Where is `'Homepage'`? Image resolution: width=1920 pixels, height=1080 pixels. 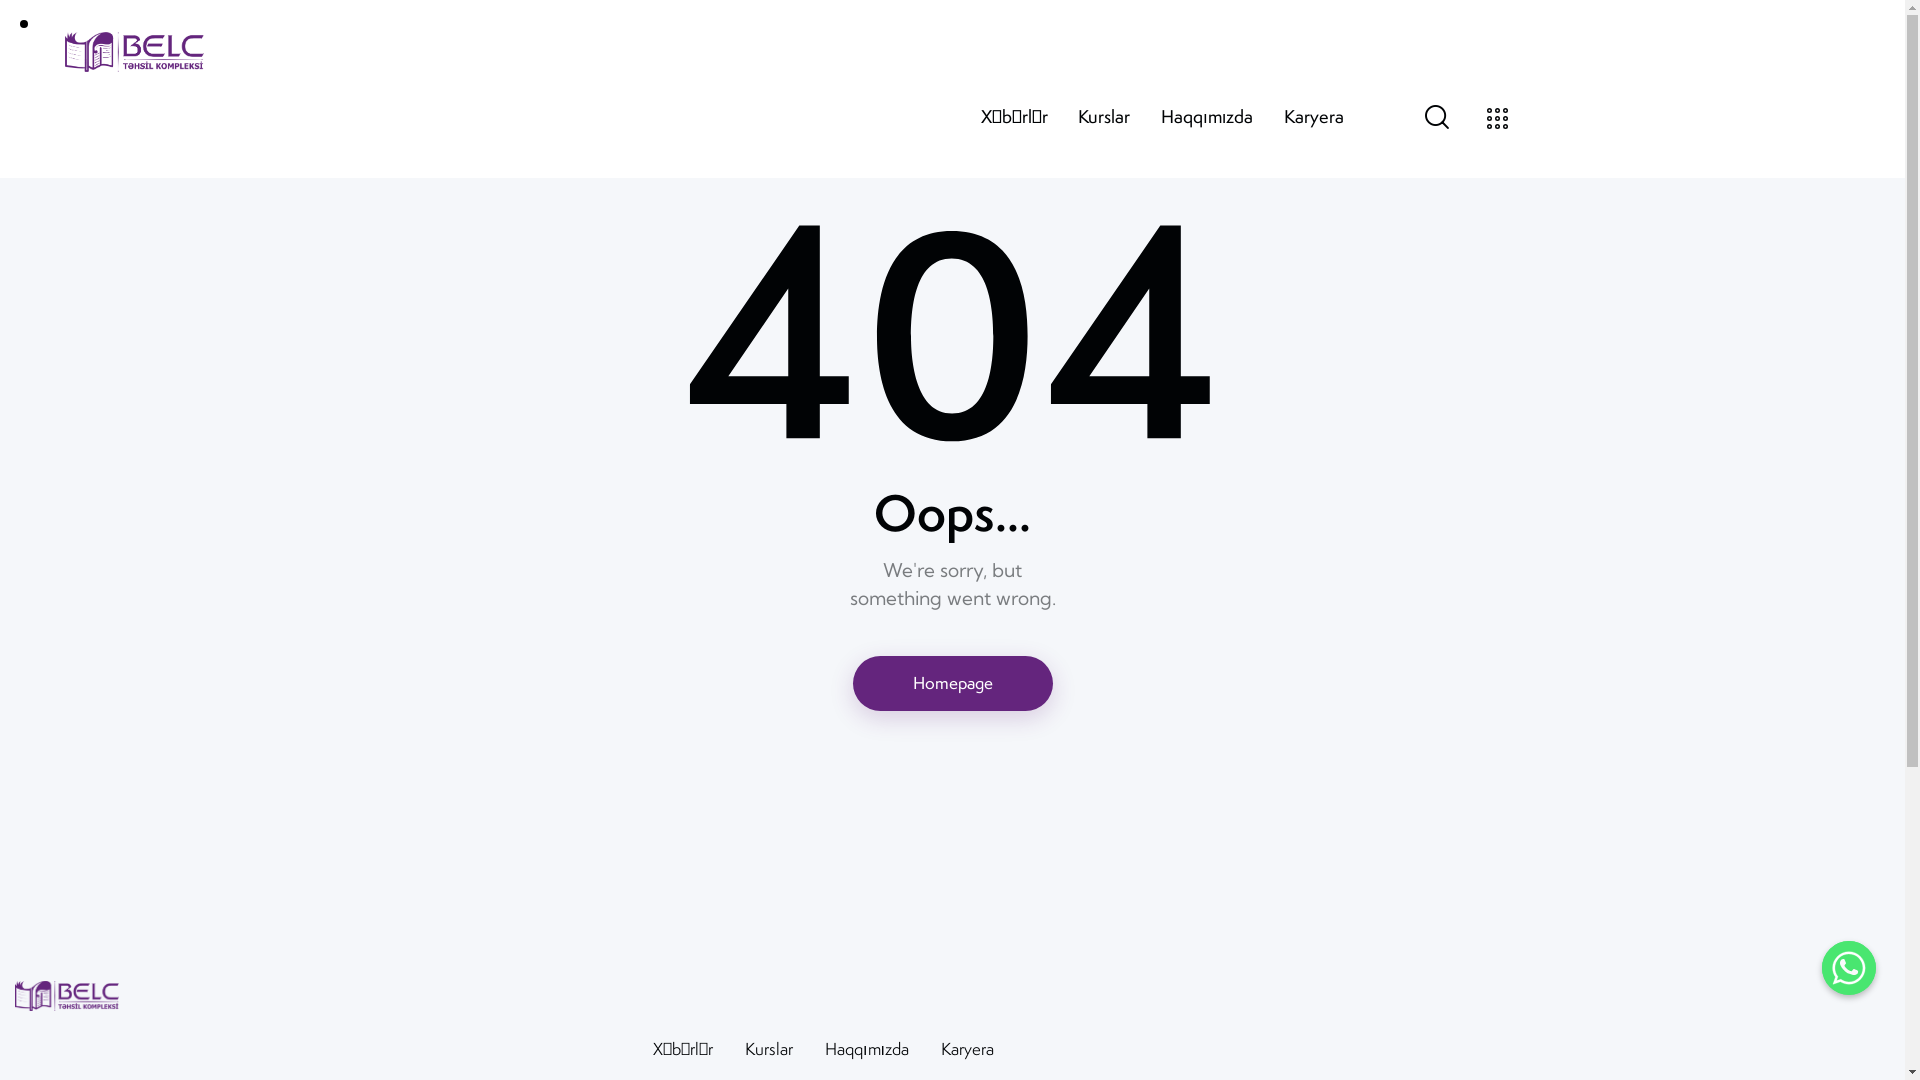 'Homepage' is located at coordinates (950, 682).